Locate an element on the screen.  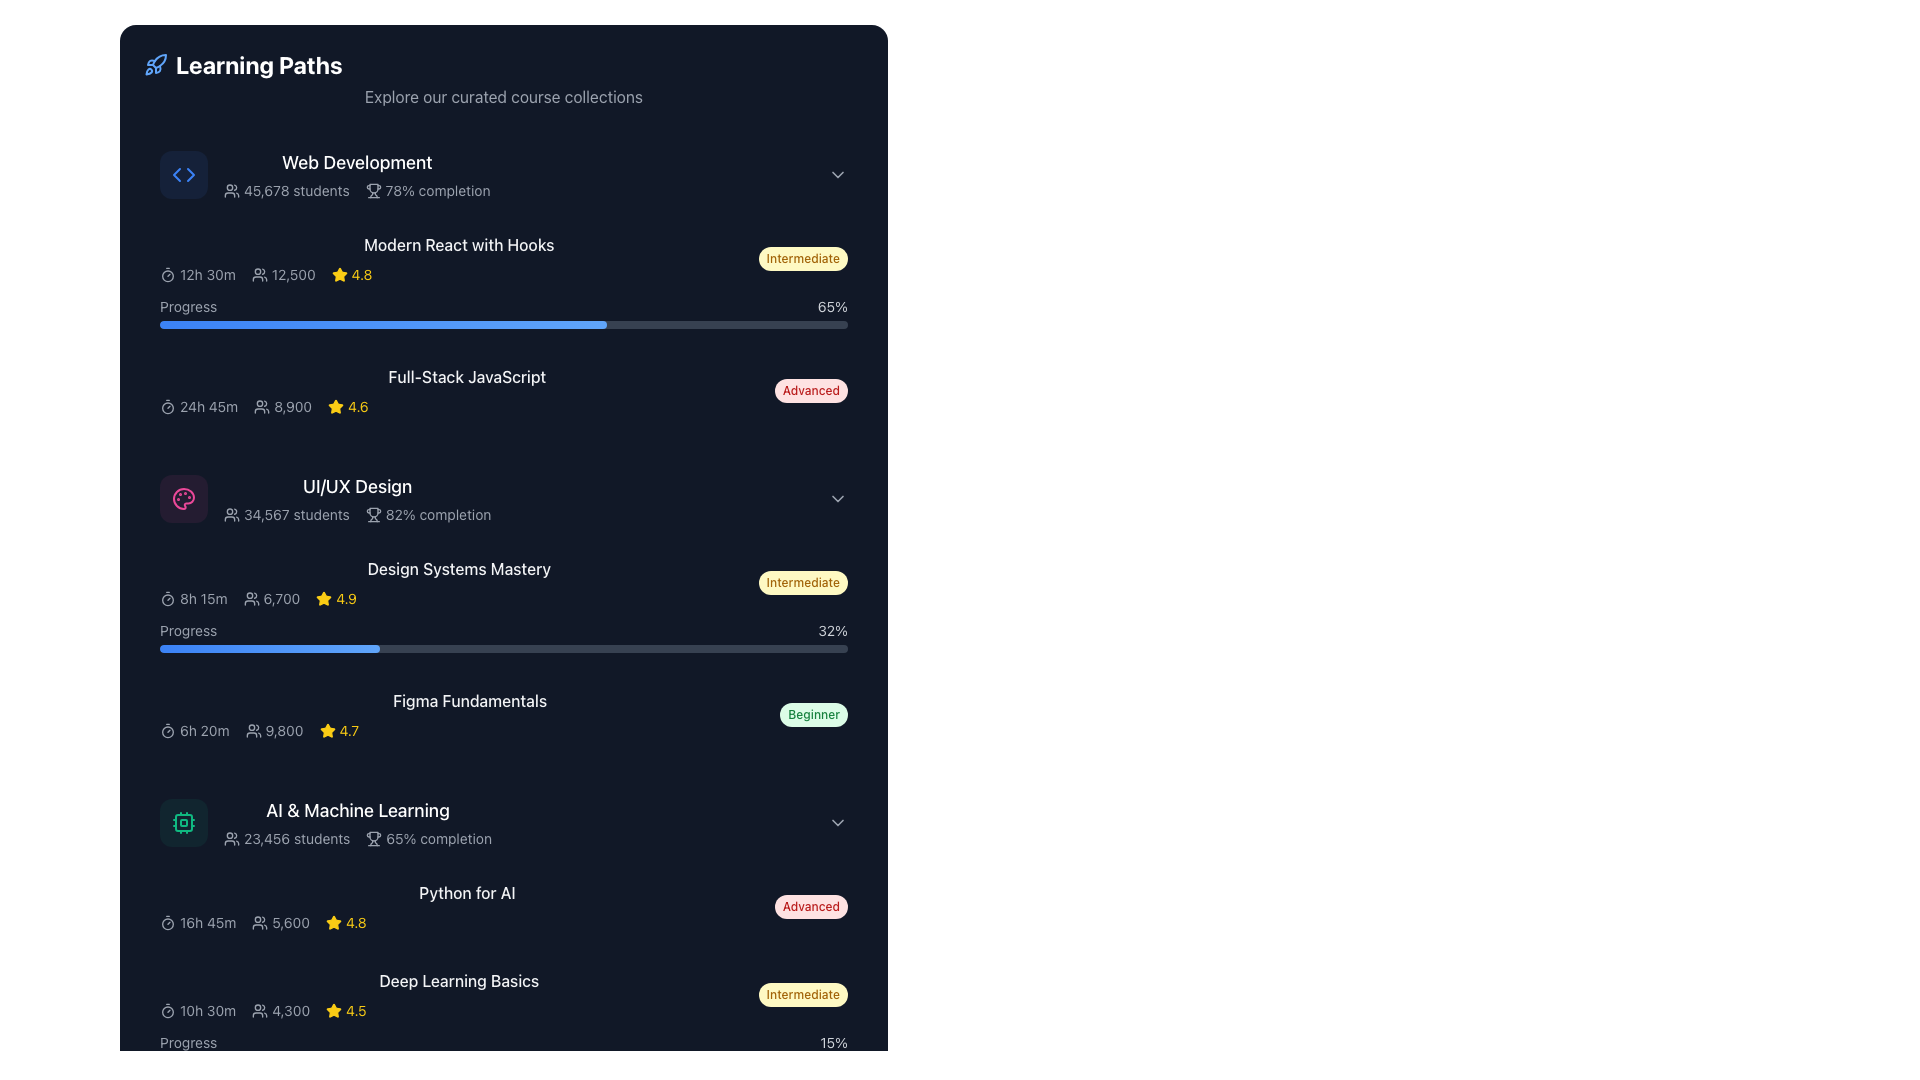
the outermost rounded rectangle of the microchip icon, which is styled in a greenish hue and serves as the border of the design is located at coordinates (183, 822).